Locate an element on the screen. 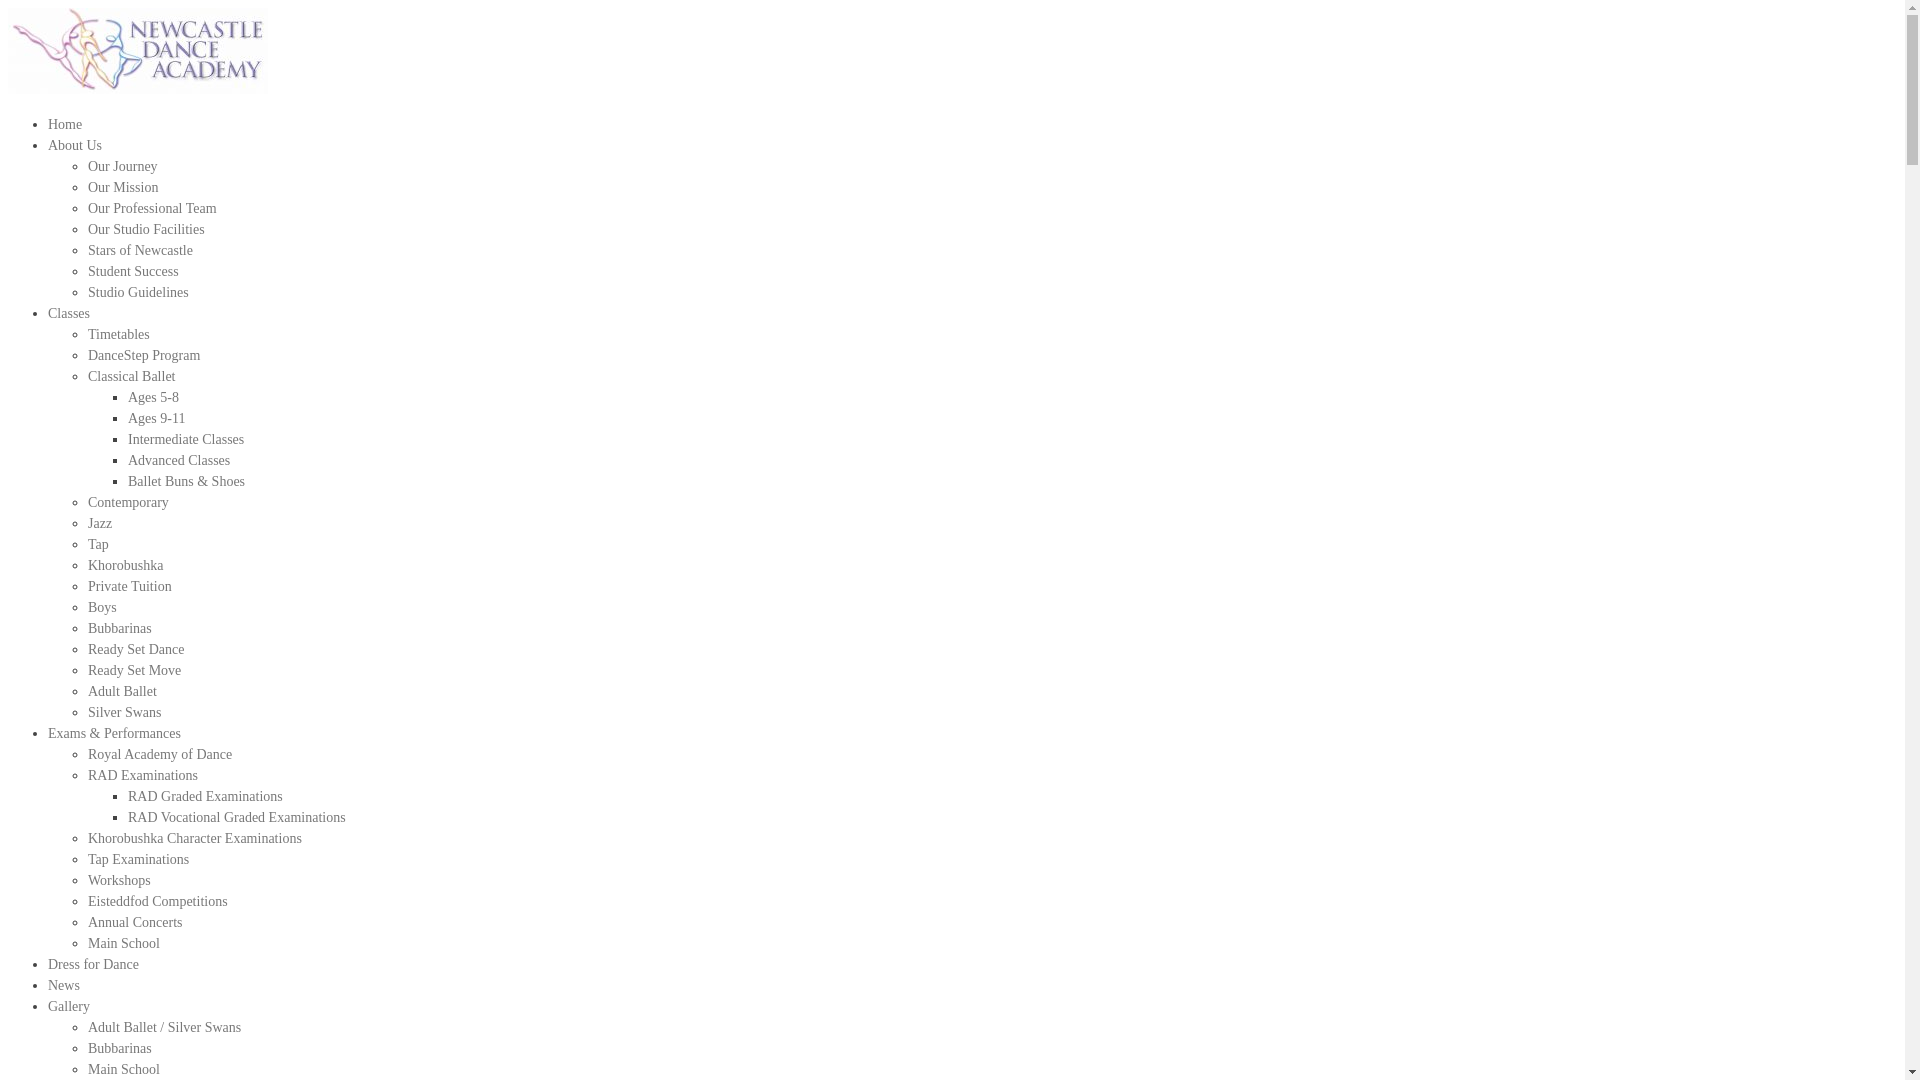  'Ballet Buns & Shoes' is located at coordinates (127, 481).